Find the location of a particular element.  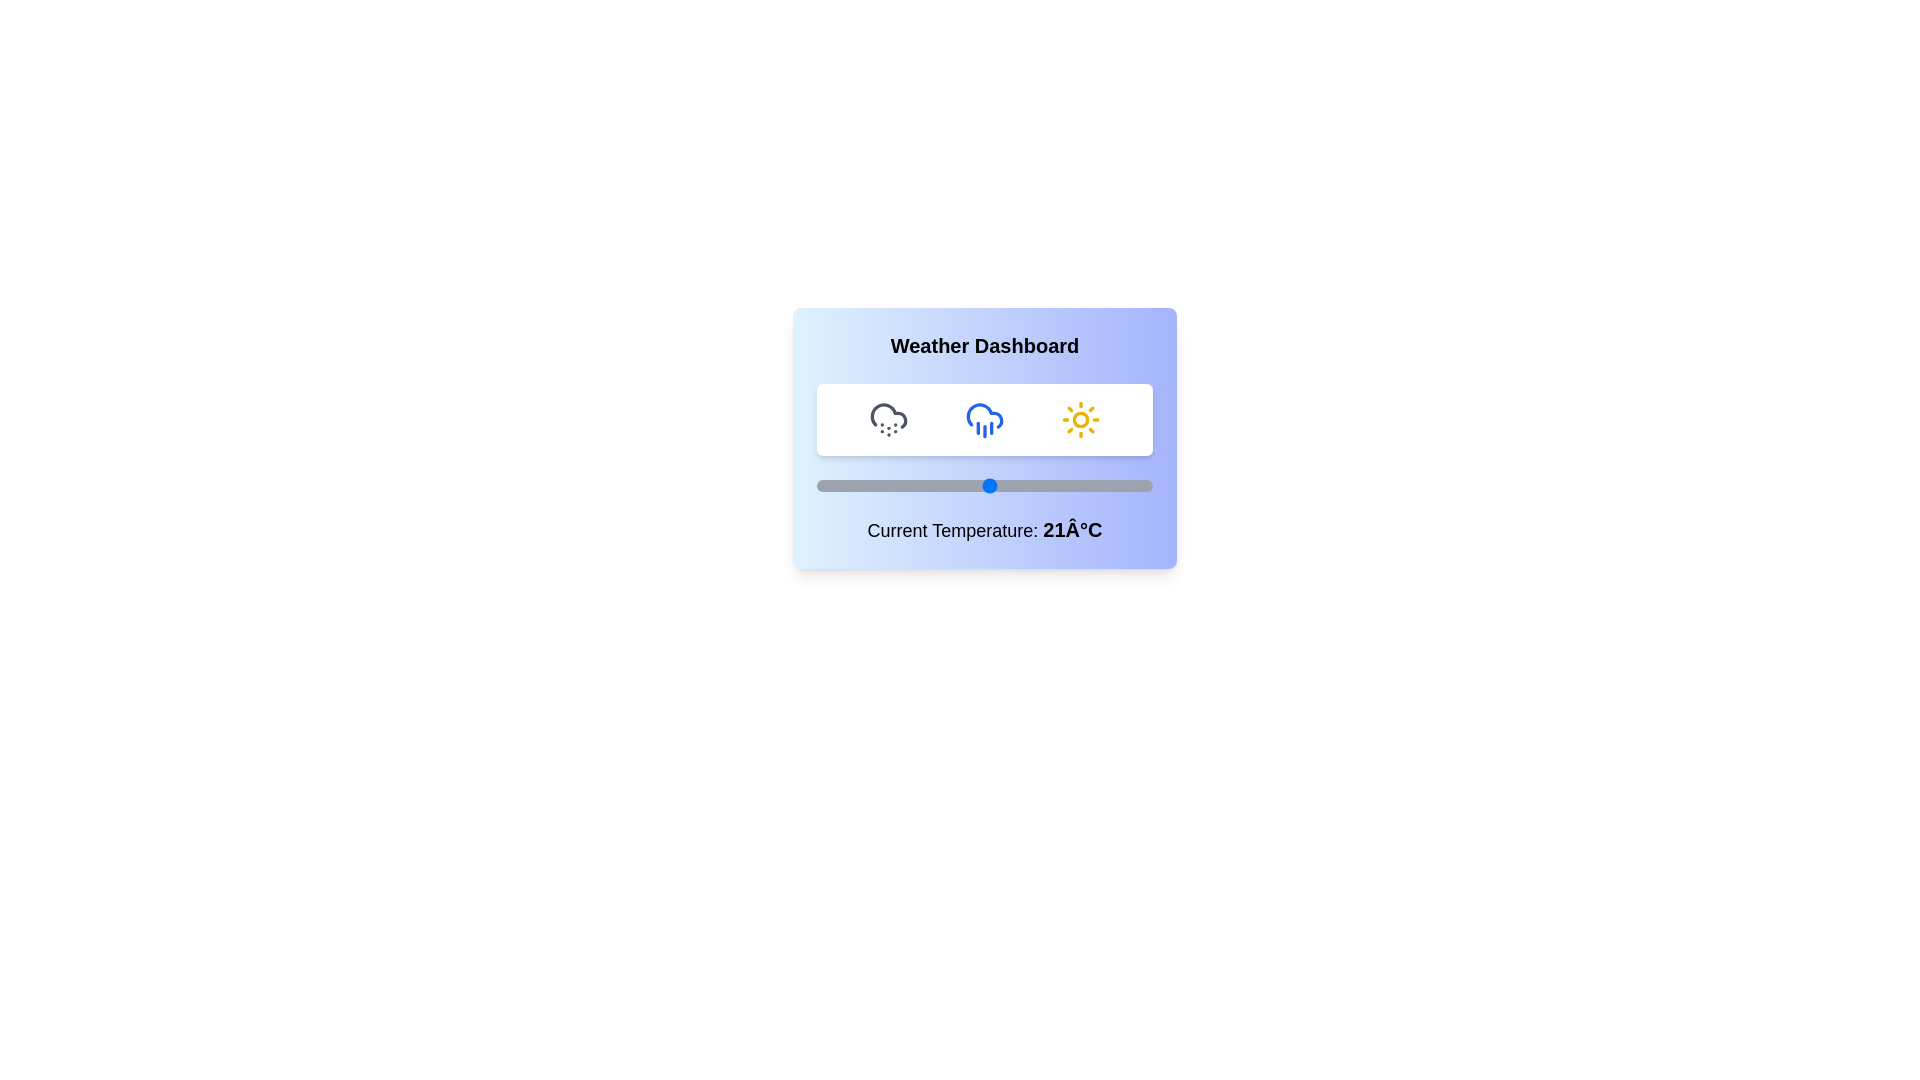

the temperature slider to set the temperature to -1°C is located at coordinates (867, 486).